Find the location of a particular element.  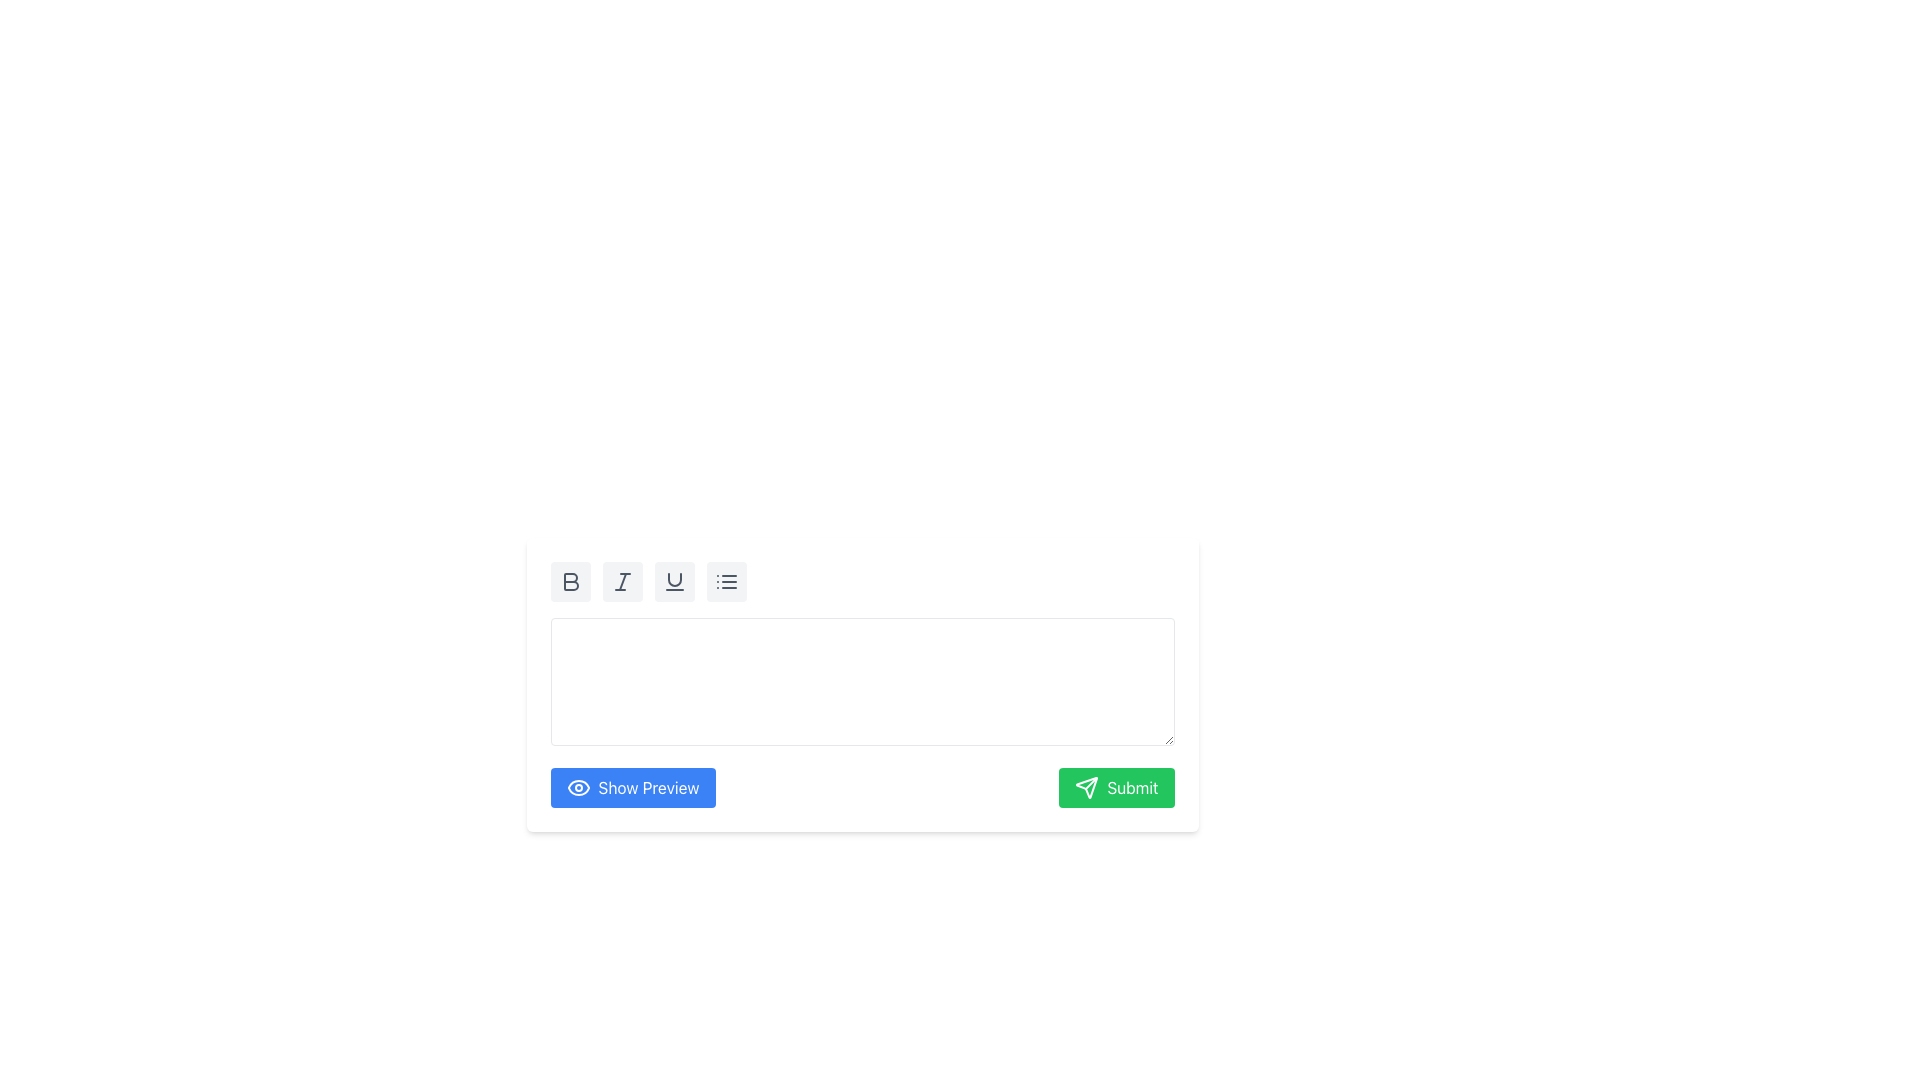

the rightmost button in the toolbar with a light gray background and text alignment icon is located at coordinates (725, 582).